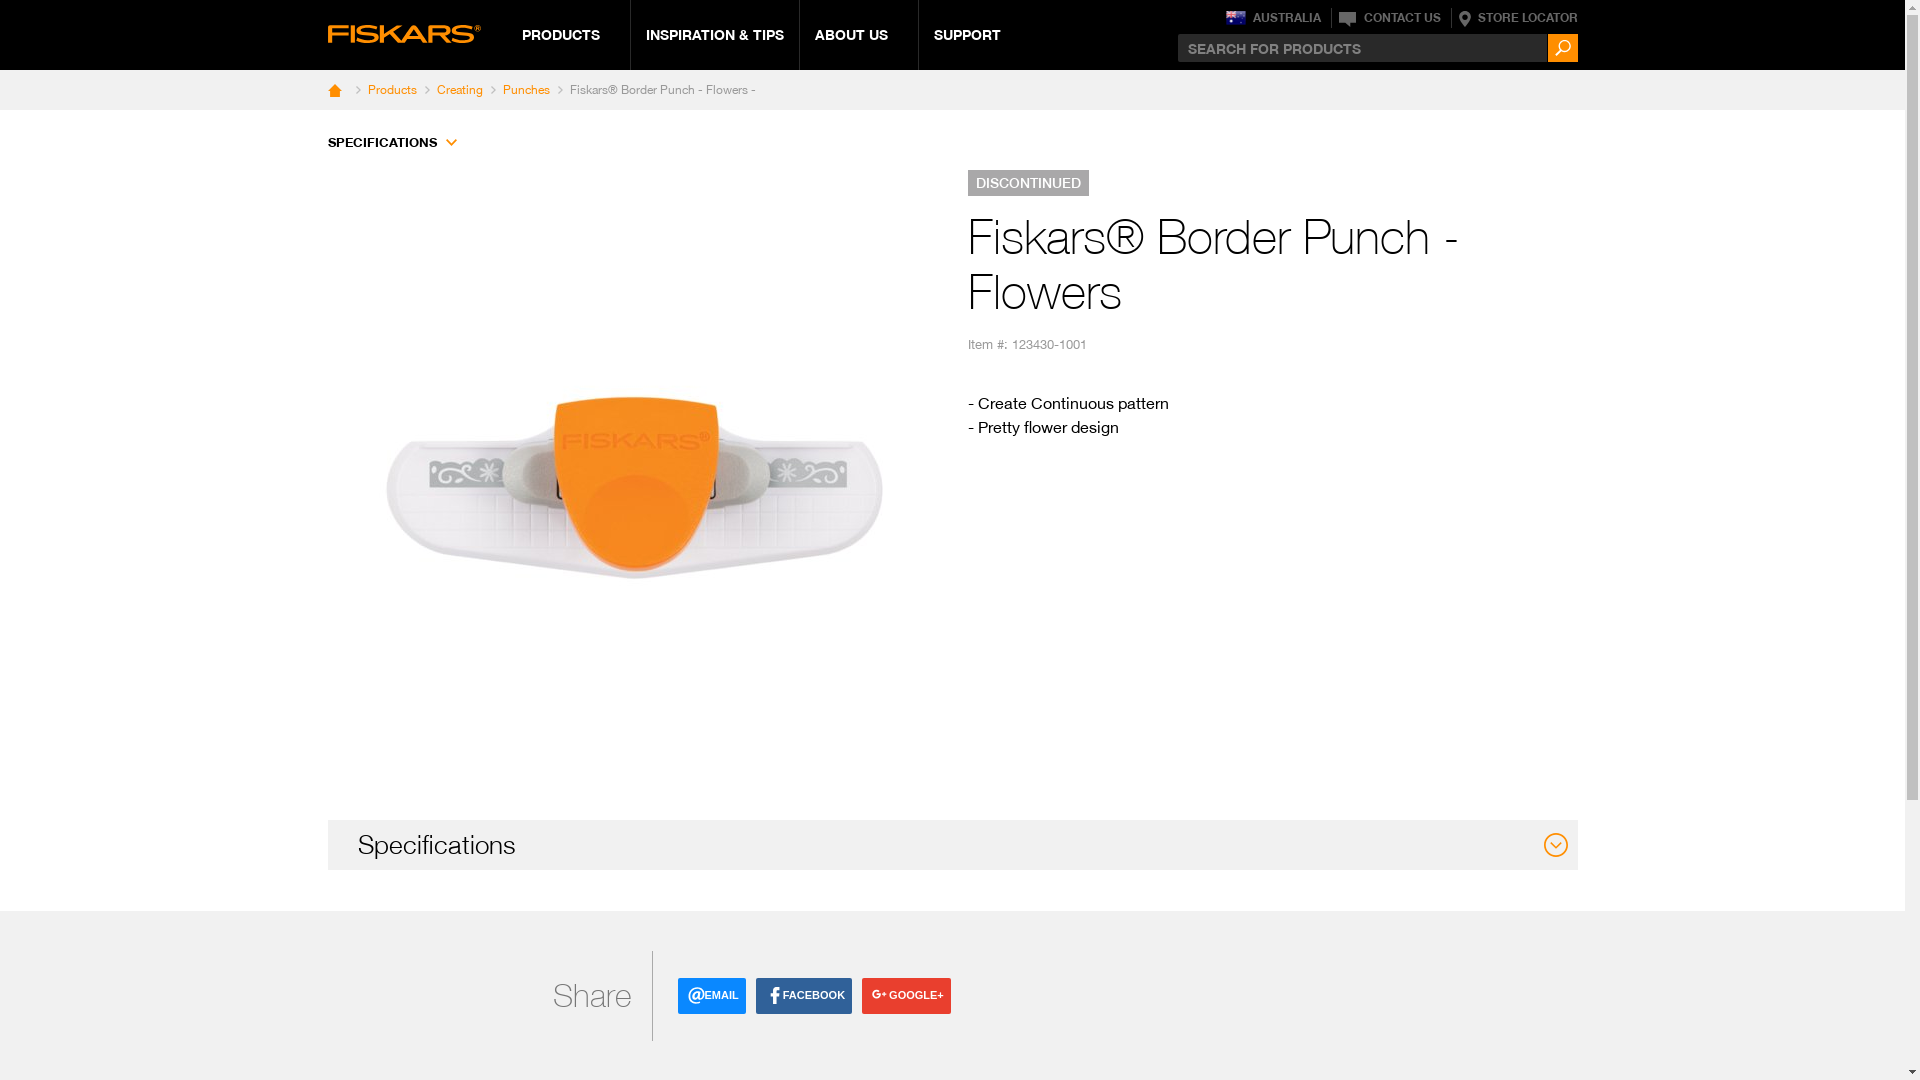 The height and width of the screenshot is (1080, 1920). What do you see at coordinates (814, 34) in the screenshot?
I see `'ABOUT US'` at bounding box center [814, 34].